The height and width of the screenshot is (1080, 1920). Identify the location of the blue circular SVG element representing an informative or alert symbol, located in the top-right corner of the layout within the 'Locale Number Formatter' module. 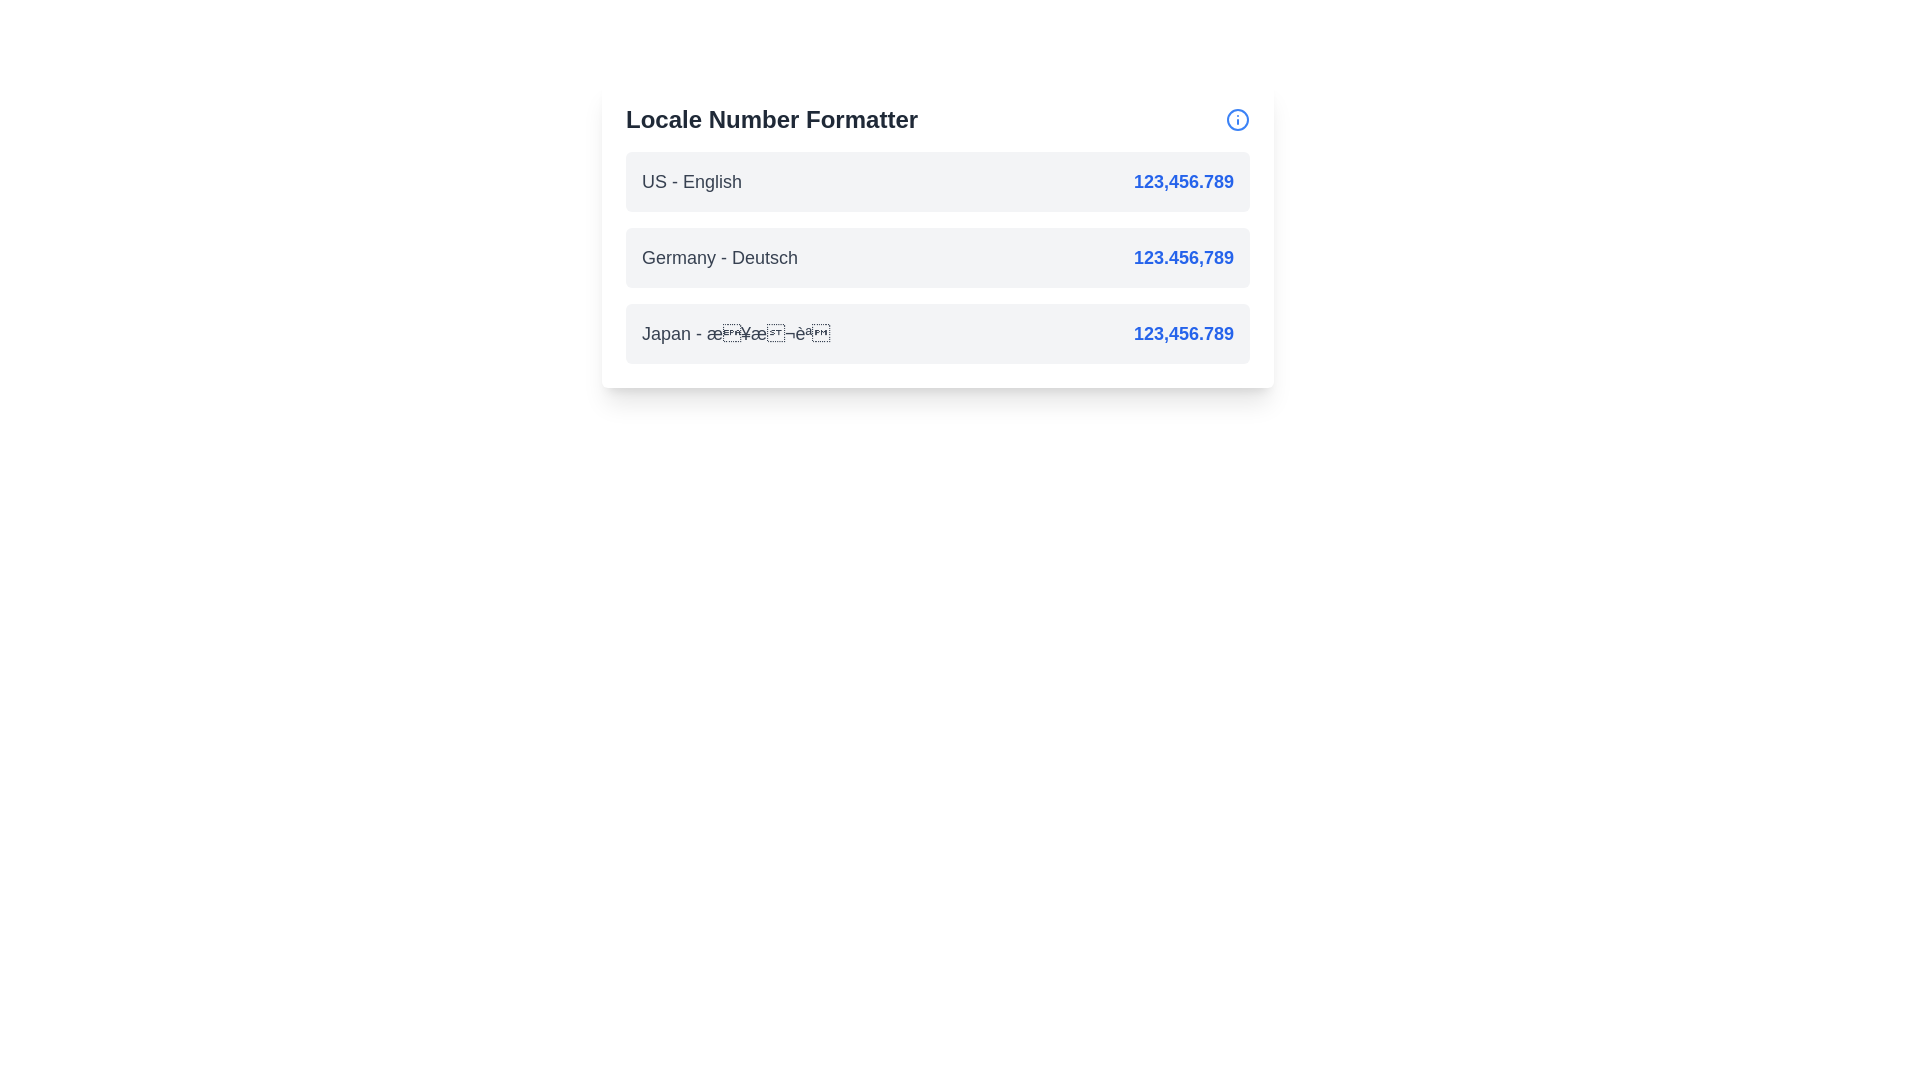
(1237, 119).